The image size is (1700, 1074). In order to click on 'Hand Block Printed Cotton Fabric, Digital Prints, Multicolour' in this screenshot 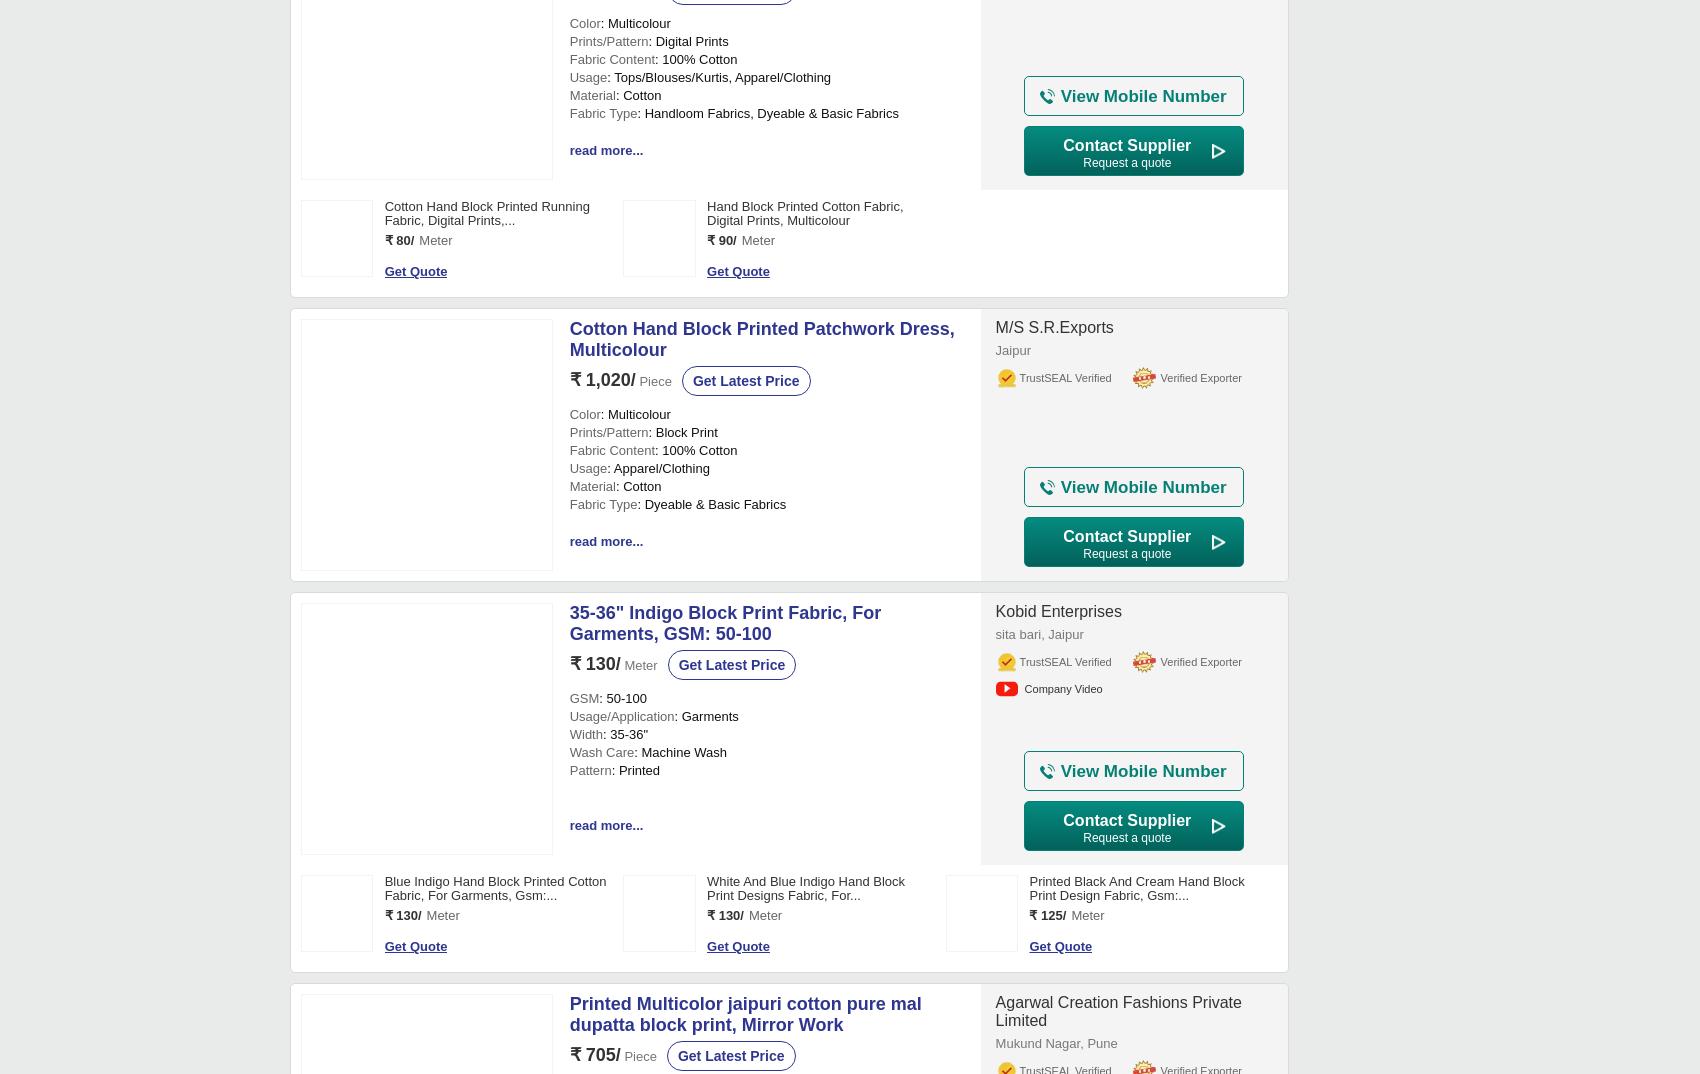, I will do `click(803, 826)`.